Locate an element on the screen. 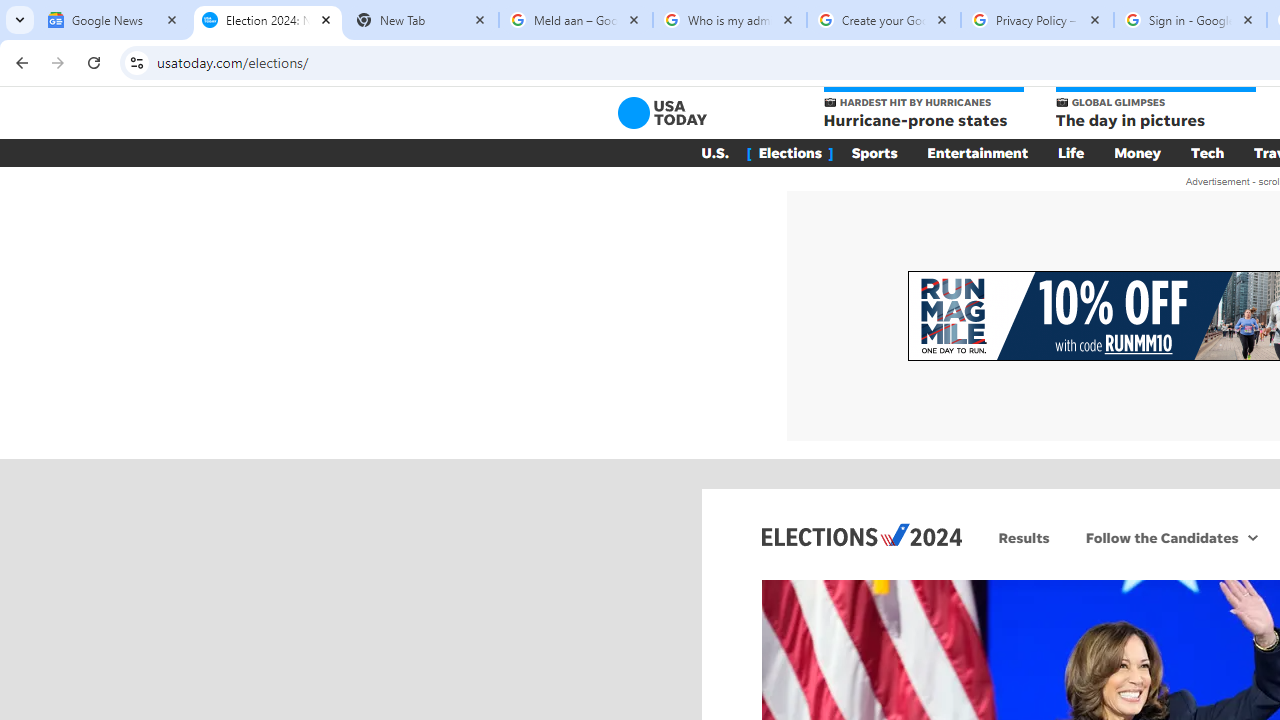 The width and height of the screenshot is (1280, 720). 'Create your Google Account' is located at coordinates (882, 20).